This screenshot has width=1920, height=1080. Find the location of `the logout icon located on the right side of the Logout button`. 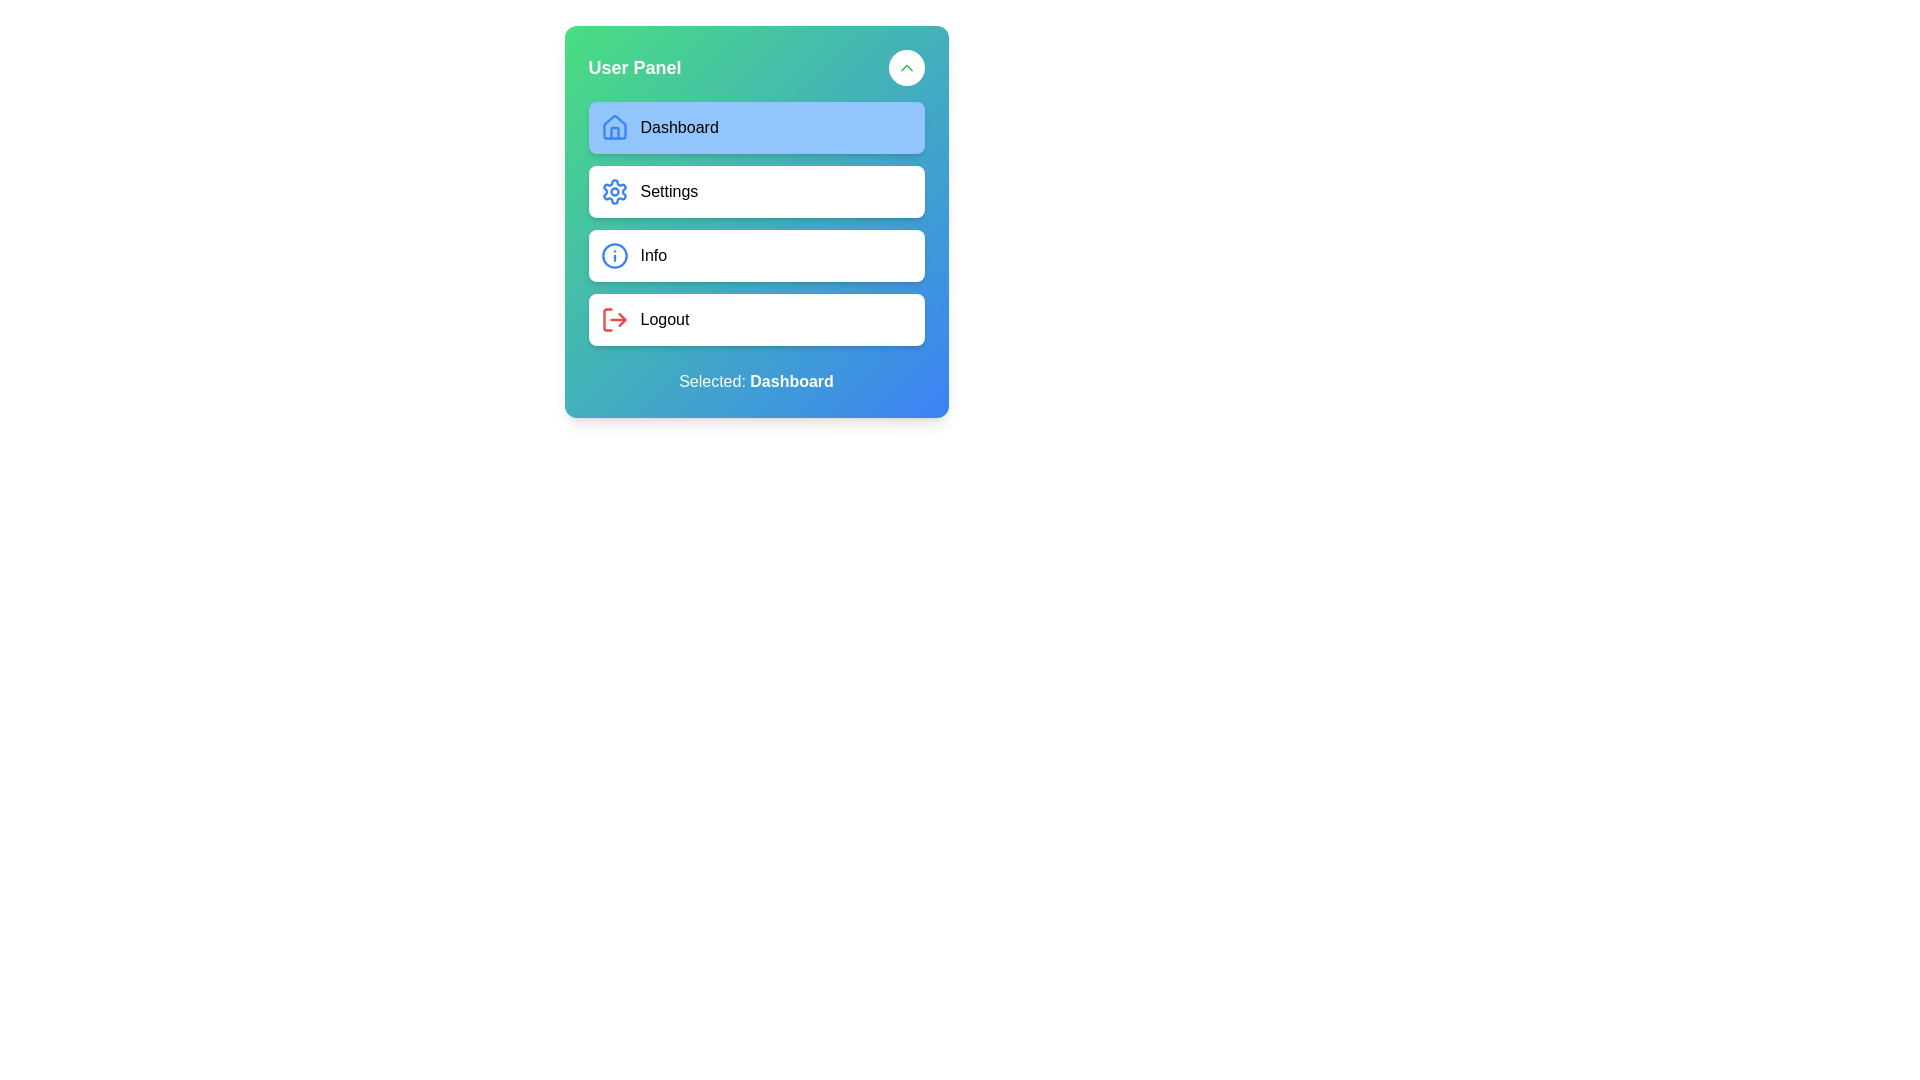

the logout icon located on the right side of the Logout button is located at coordinates (621, 319).